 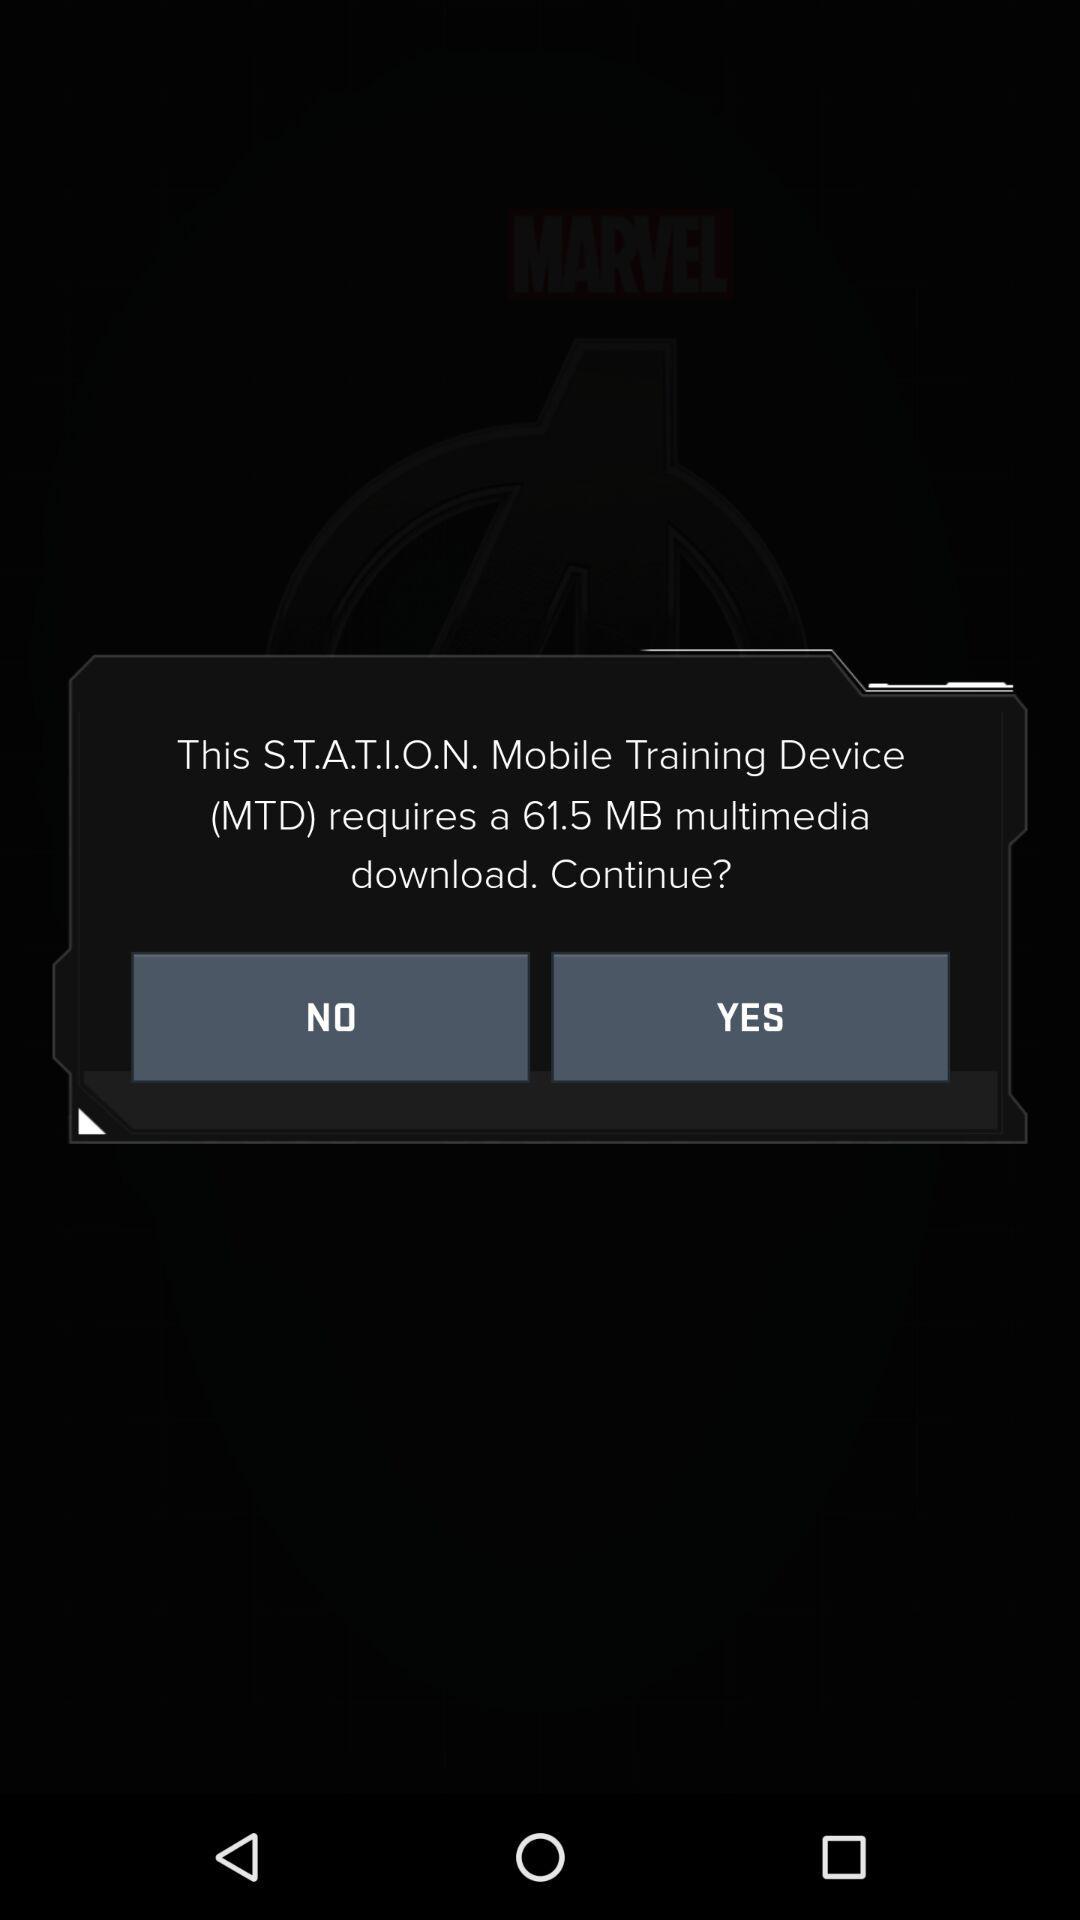 I want to click on item to the right of no icon, so click(x=750, y=1017).